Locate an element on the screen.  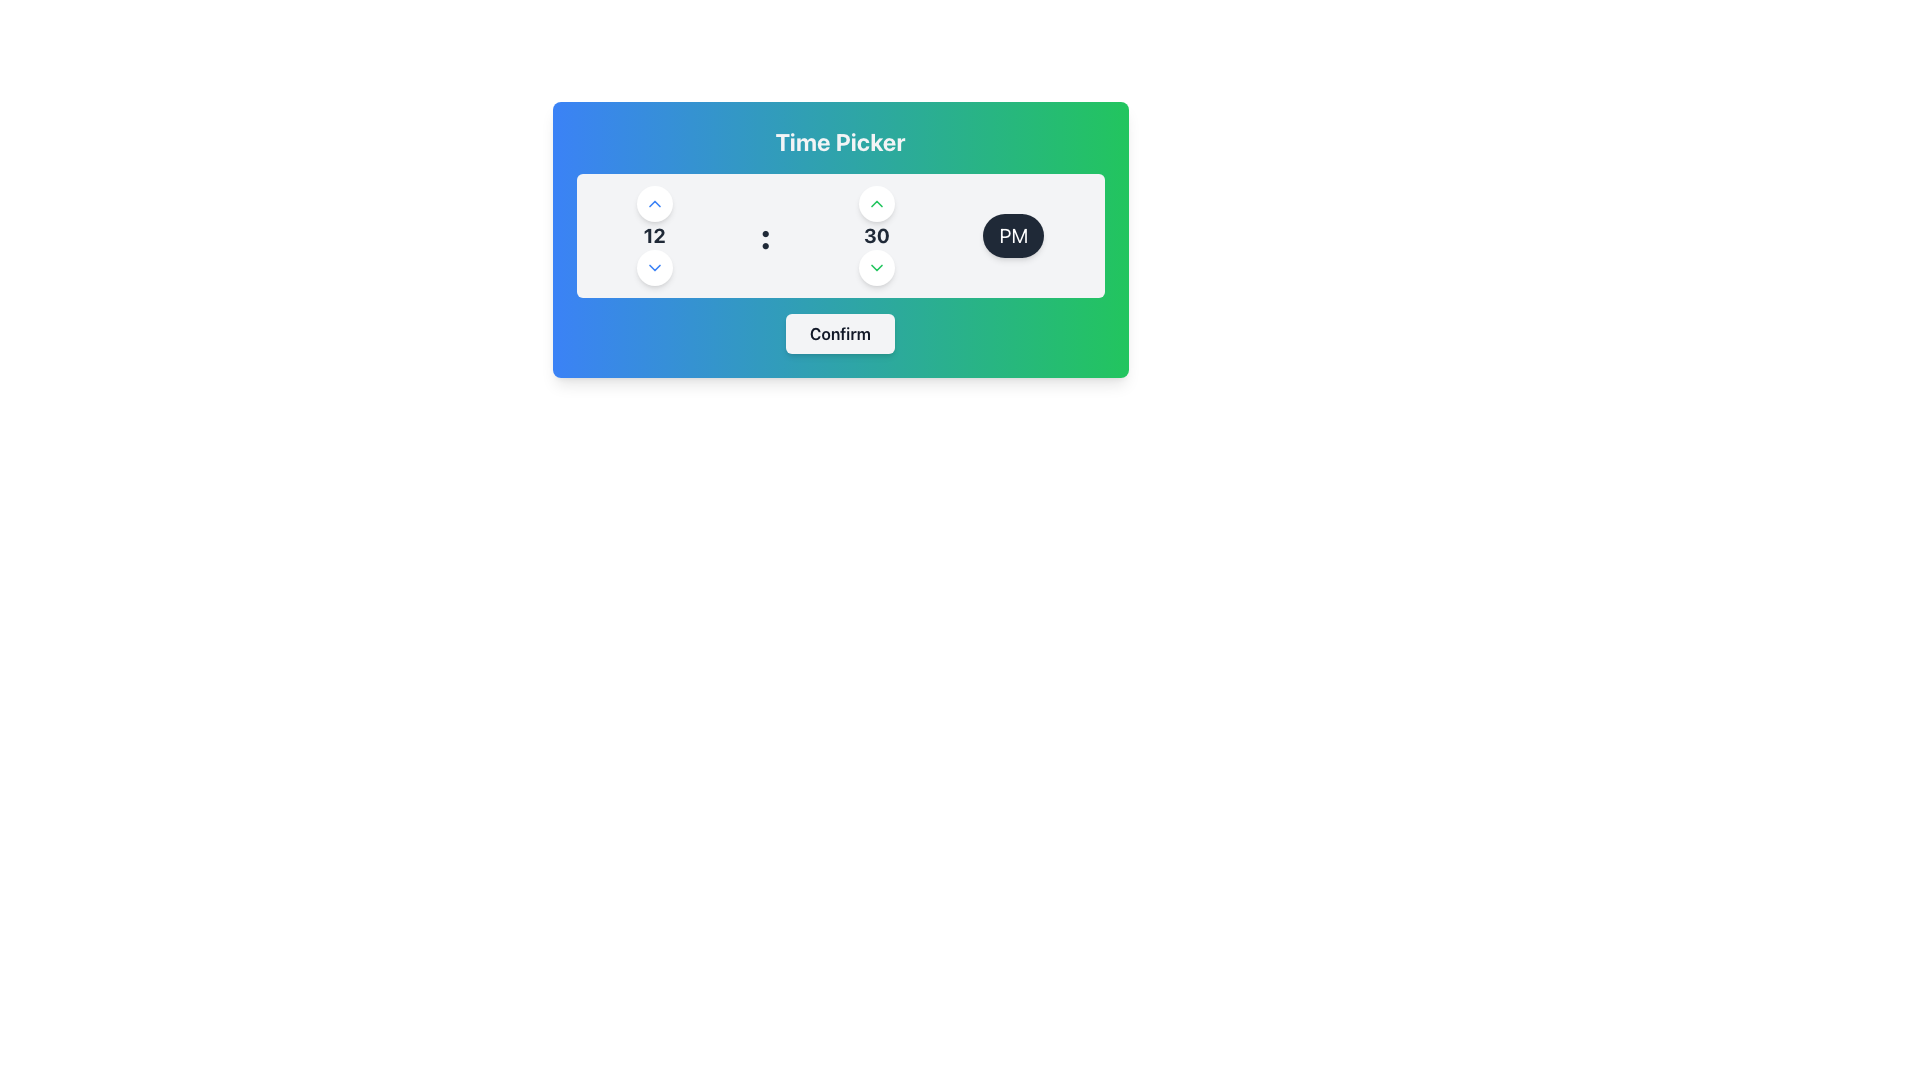
the circular button with a white background and a green downward-pointing chevron icon located in the lower area of the time selection column labeled '30' to decrement the minute value is located at coordinates (877, 266).